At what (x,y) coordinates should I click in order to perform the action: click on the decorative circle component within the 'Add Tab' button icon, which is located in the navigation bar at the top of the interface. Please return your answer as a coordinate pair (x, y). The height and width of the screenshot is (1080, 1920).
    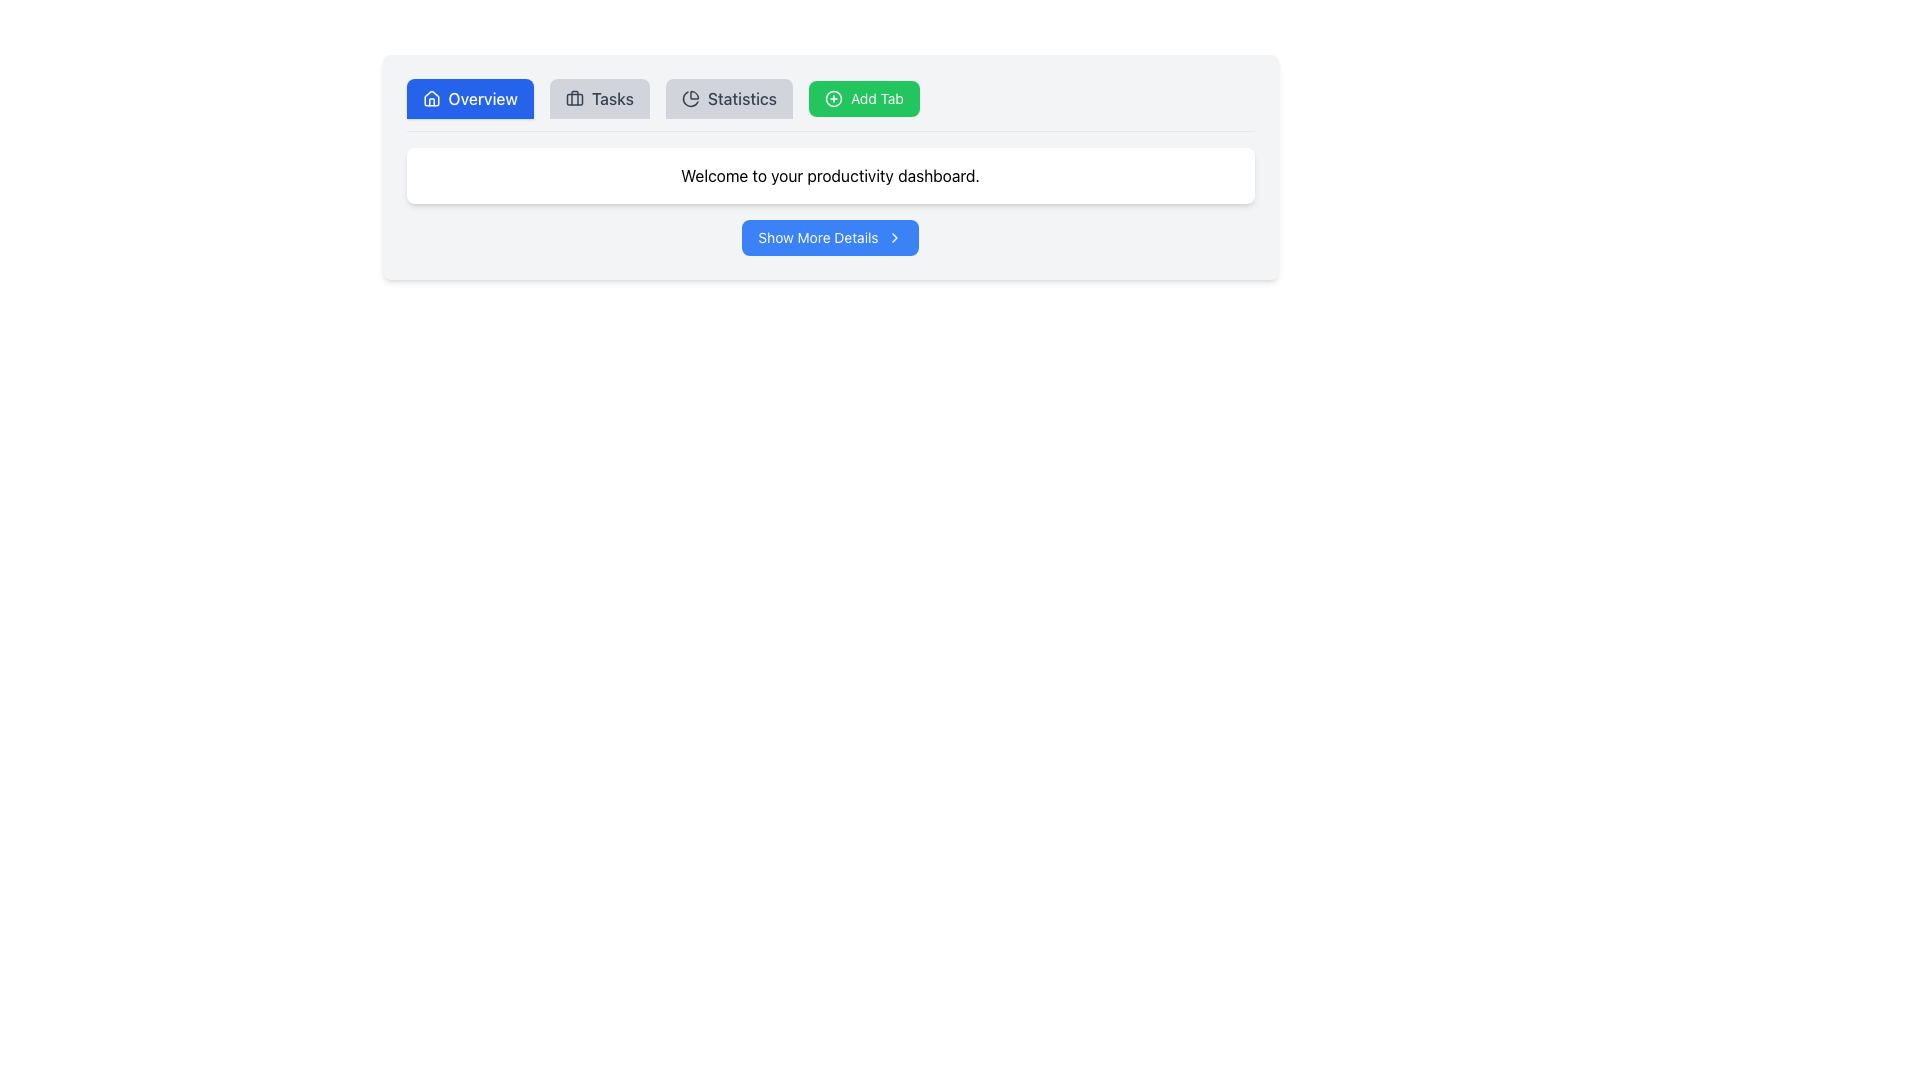
    Looking at the image, I should click on (834, 99).